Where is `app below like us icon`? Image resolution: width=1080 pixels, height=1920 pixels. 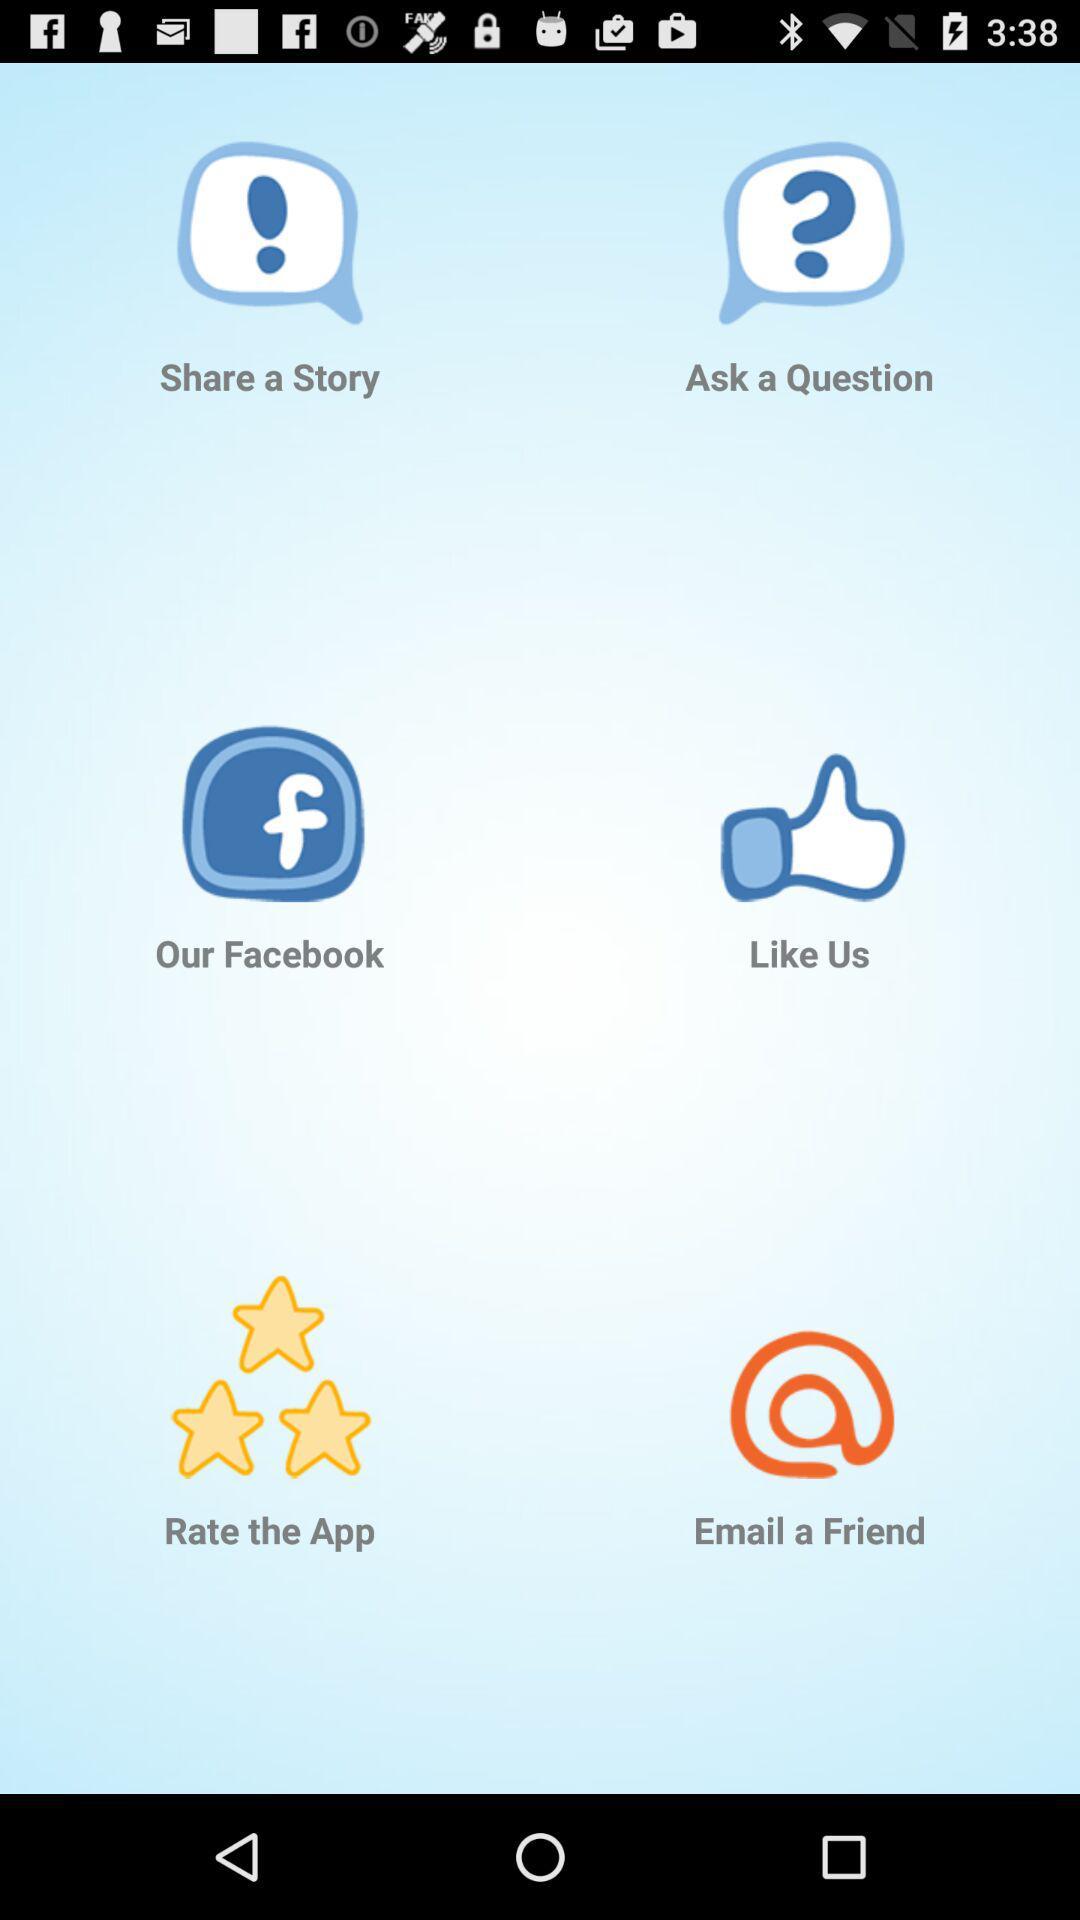
app below like us icon is located at coordinates (810, 1347).